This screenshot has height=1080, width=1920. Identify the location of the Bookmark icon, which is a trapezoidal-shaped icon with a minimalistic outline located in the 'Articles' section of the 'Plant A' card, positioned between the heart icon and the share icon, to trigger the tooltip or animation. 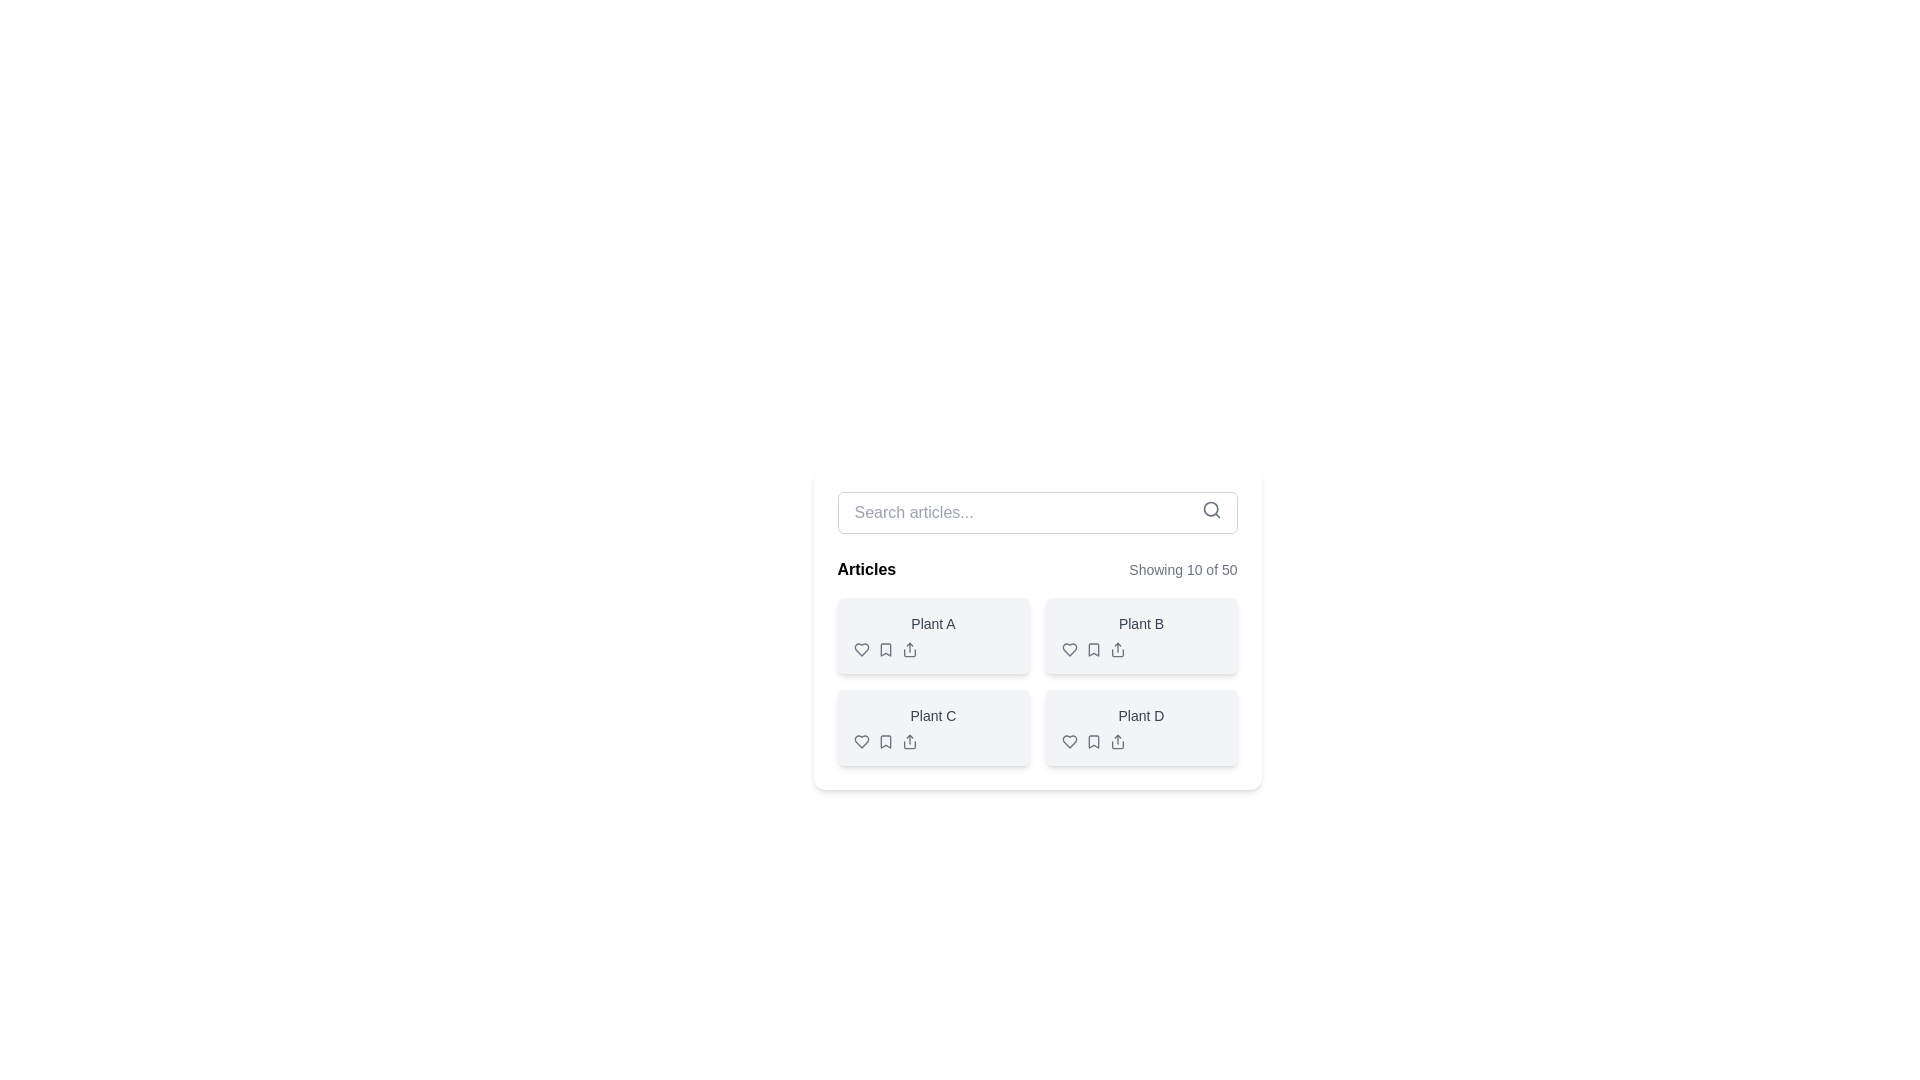
(884, 650).